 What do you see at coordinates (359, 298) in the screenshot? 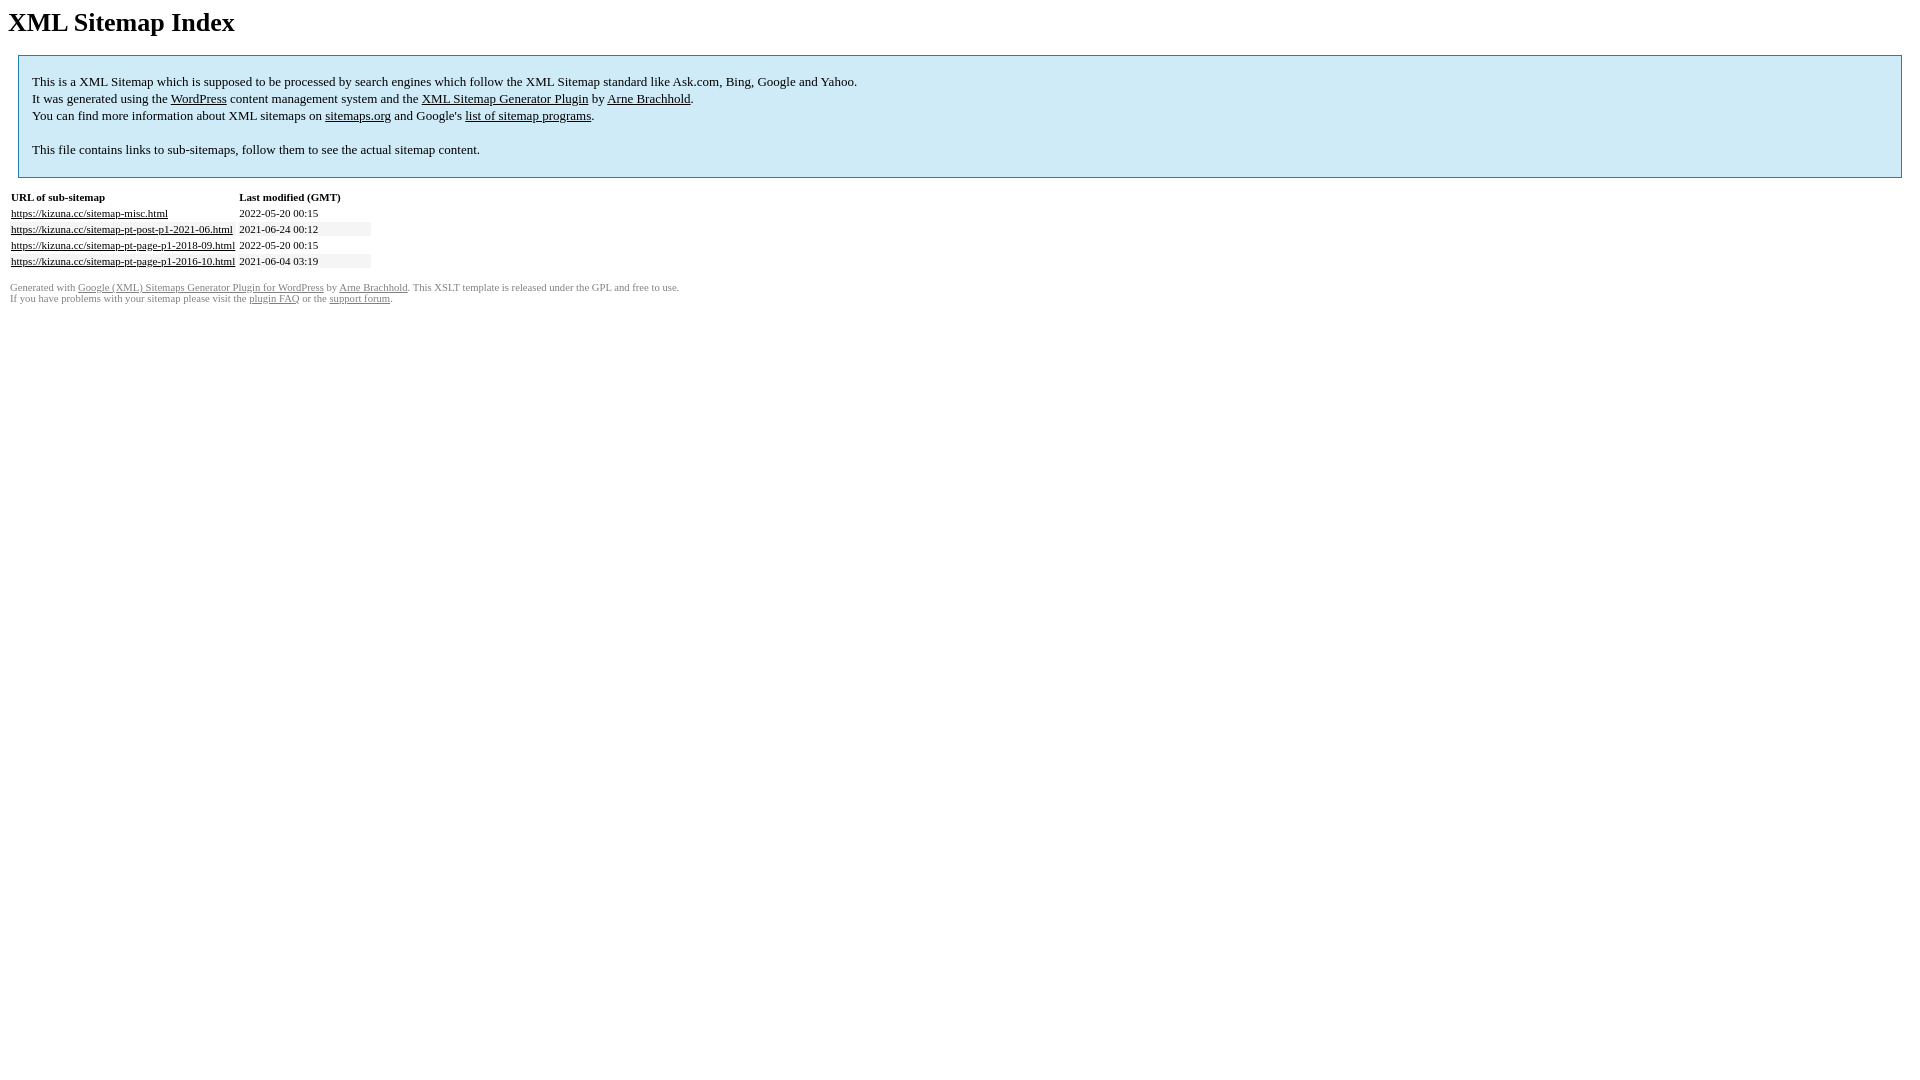
I see `'support forum'` at bounding box center [359, 298].